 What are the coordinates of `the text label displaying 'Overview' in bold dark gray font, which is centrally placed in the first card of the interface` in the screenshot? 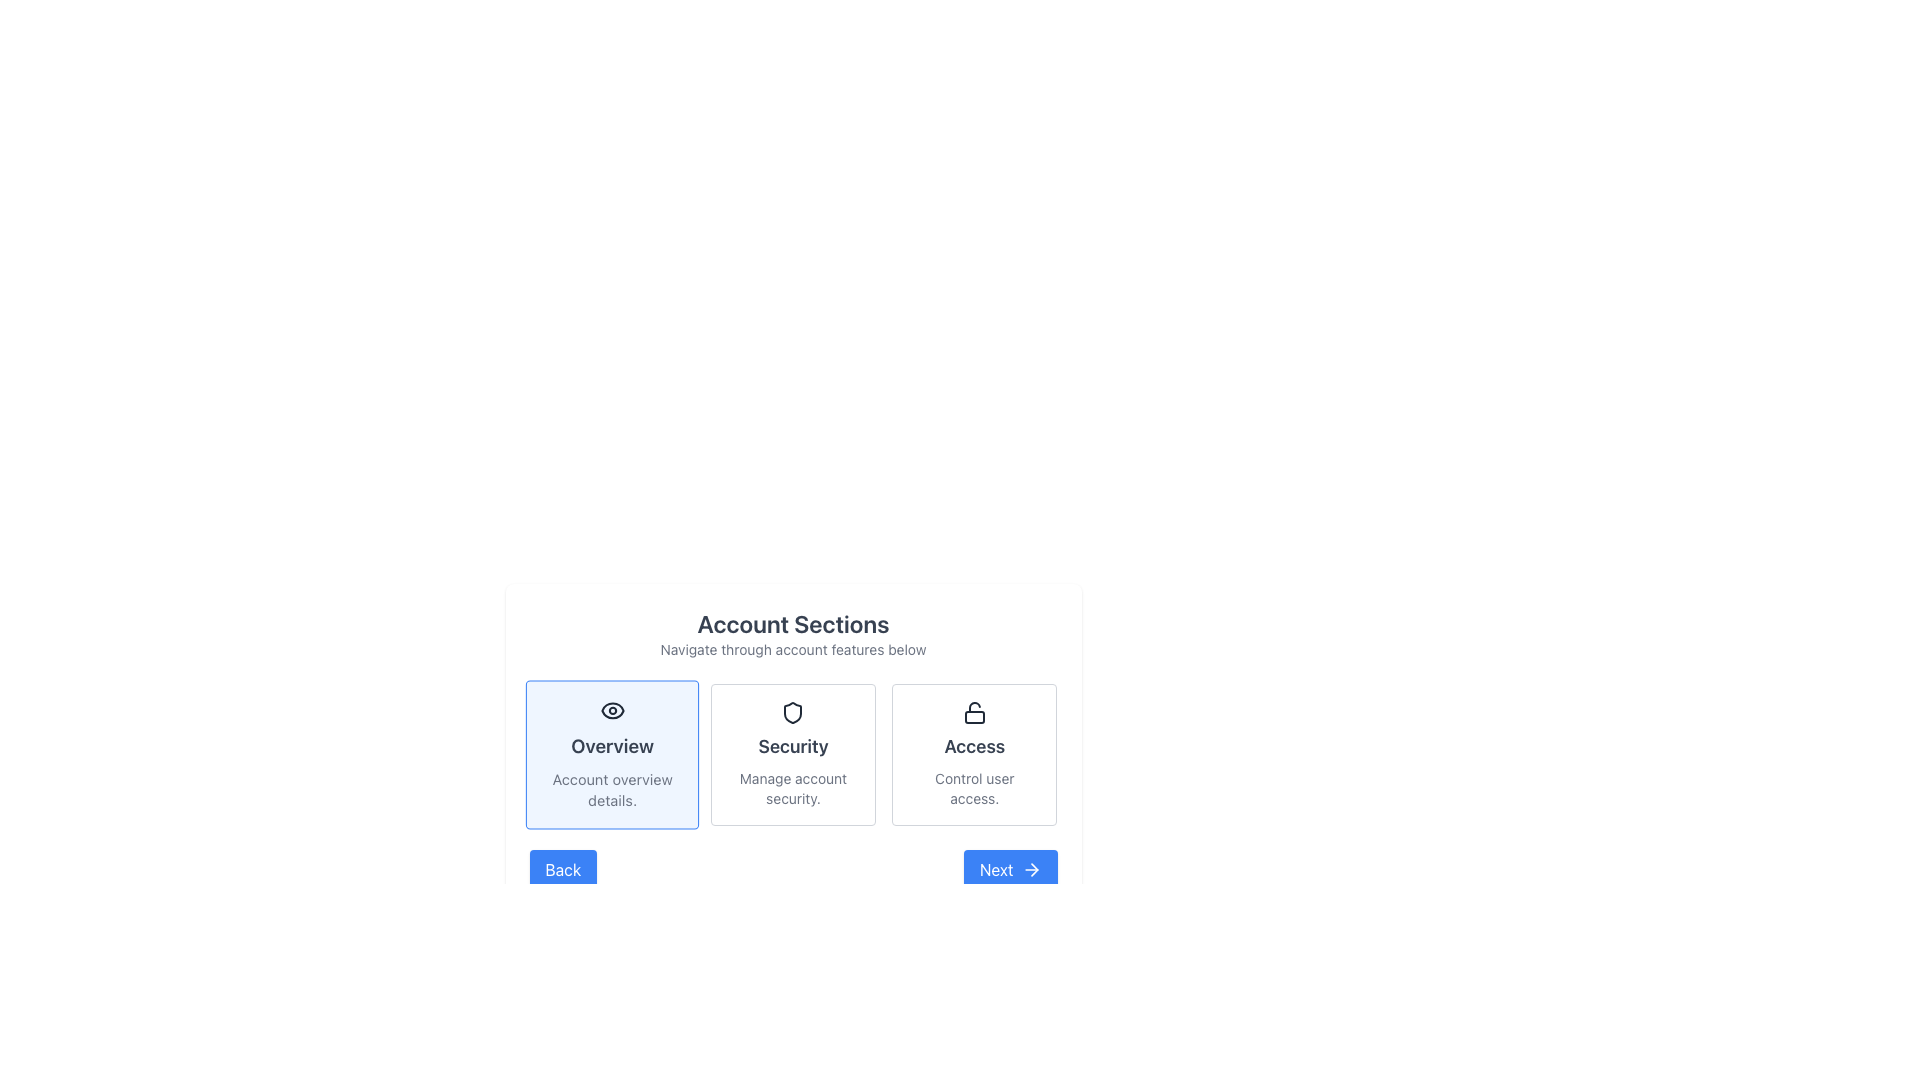 It's located at (611, 746).